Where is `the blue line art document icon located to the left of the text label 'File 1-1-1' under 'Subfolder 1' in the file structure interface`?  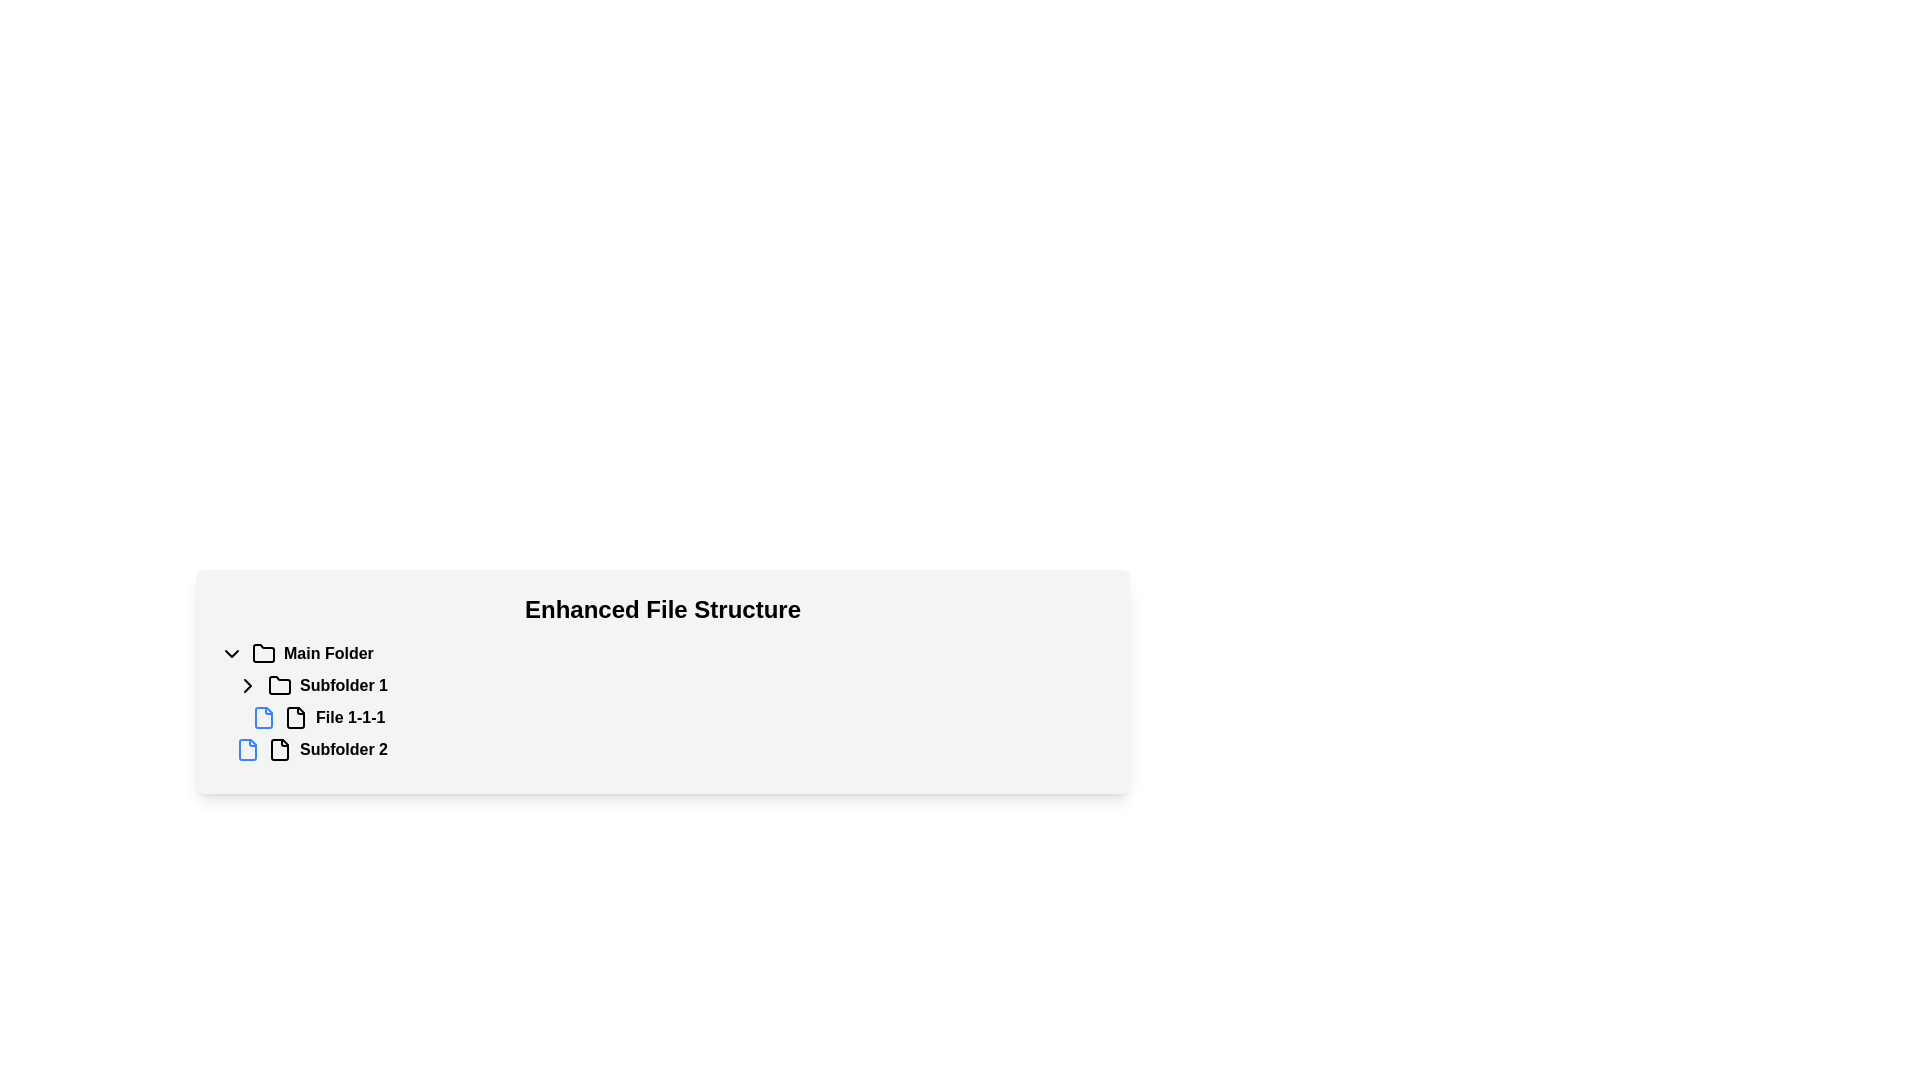
the blue line art document icon located to the left of the text label 'File 1-1-1' under 'Subfolder 1' in the file structure interface is located at coordinates (263, 716).